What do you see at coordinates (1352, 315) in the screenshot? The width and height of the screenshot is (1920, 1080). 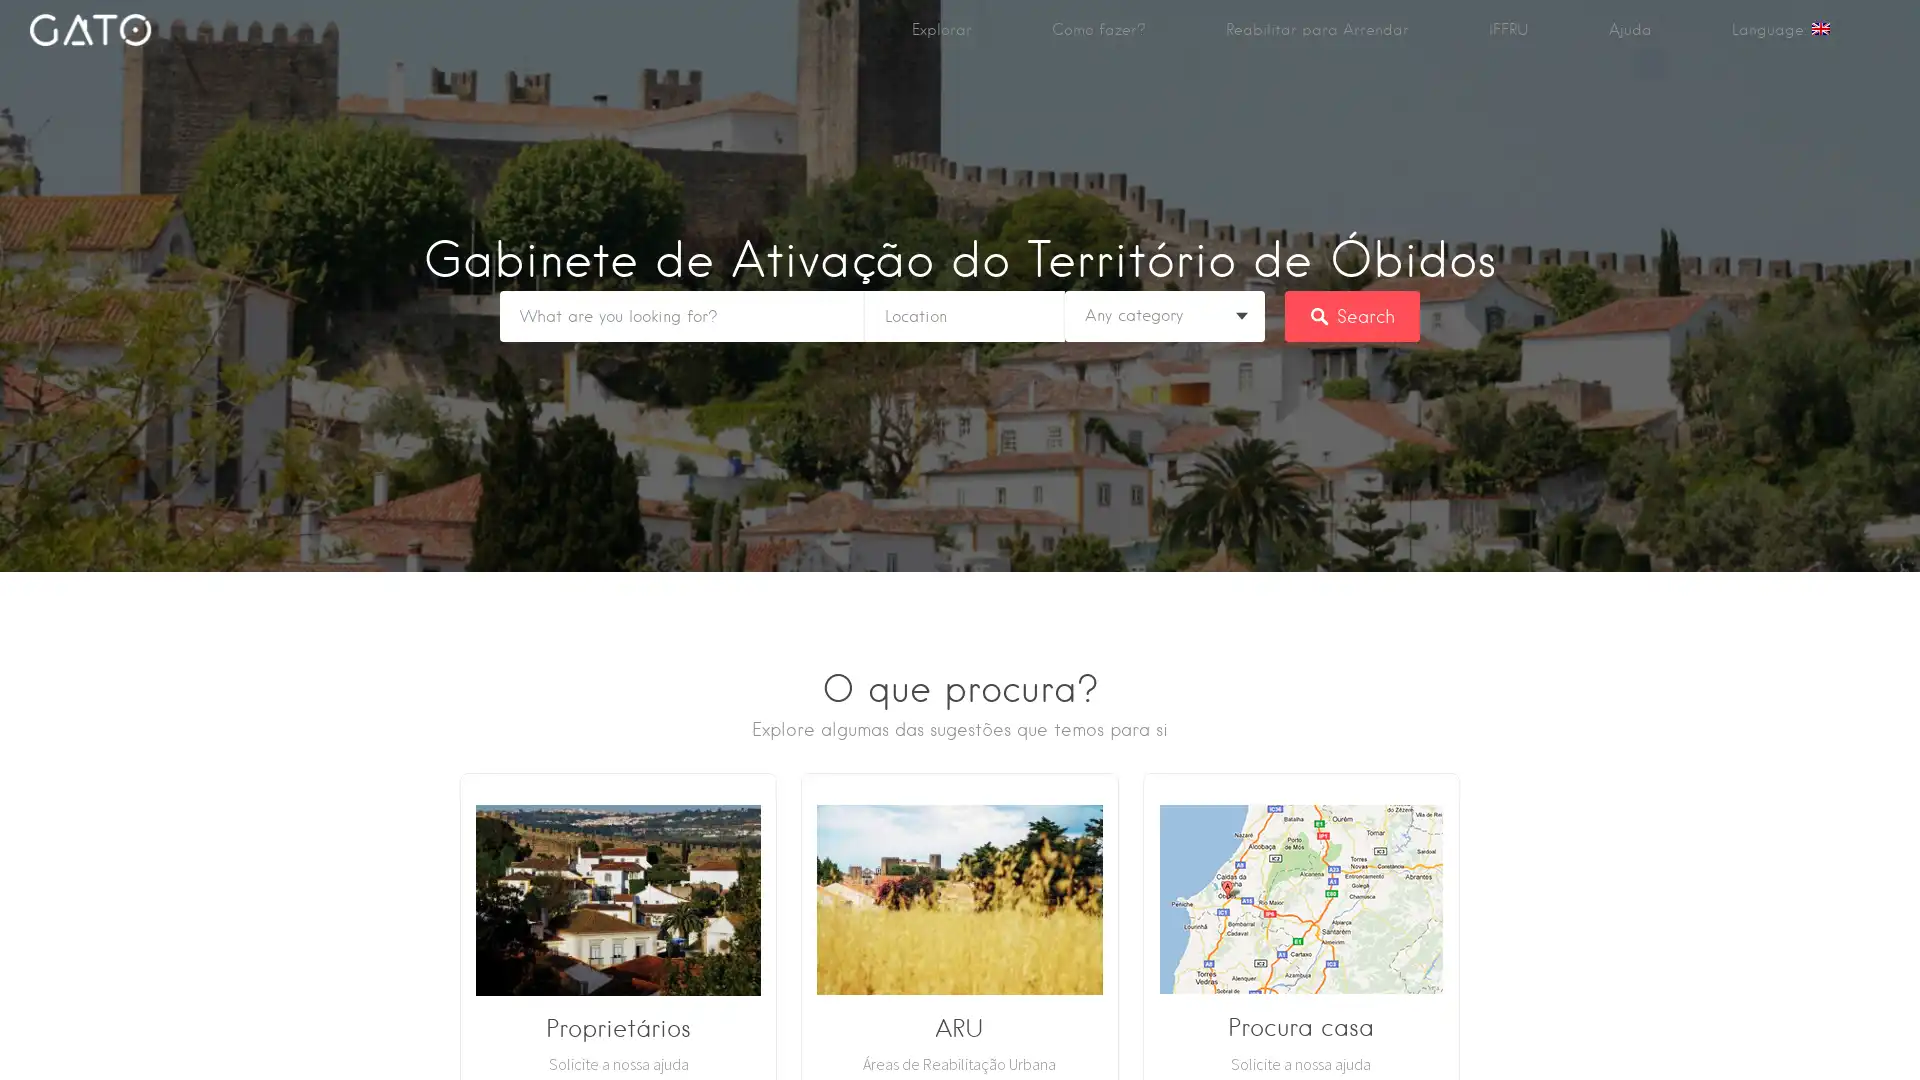 I see `Search` at bounding box center [1352, 315].